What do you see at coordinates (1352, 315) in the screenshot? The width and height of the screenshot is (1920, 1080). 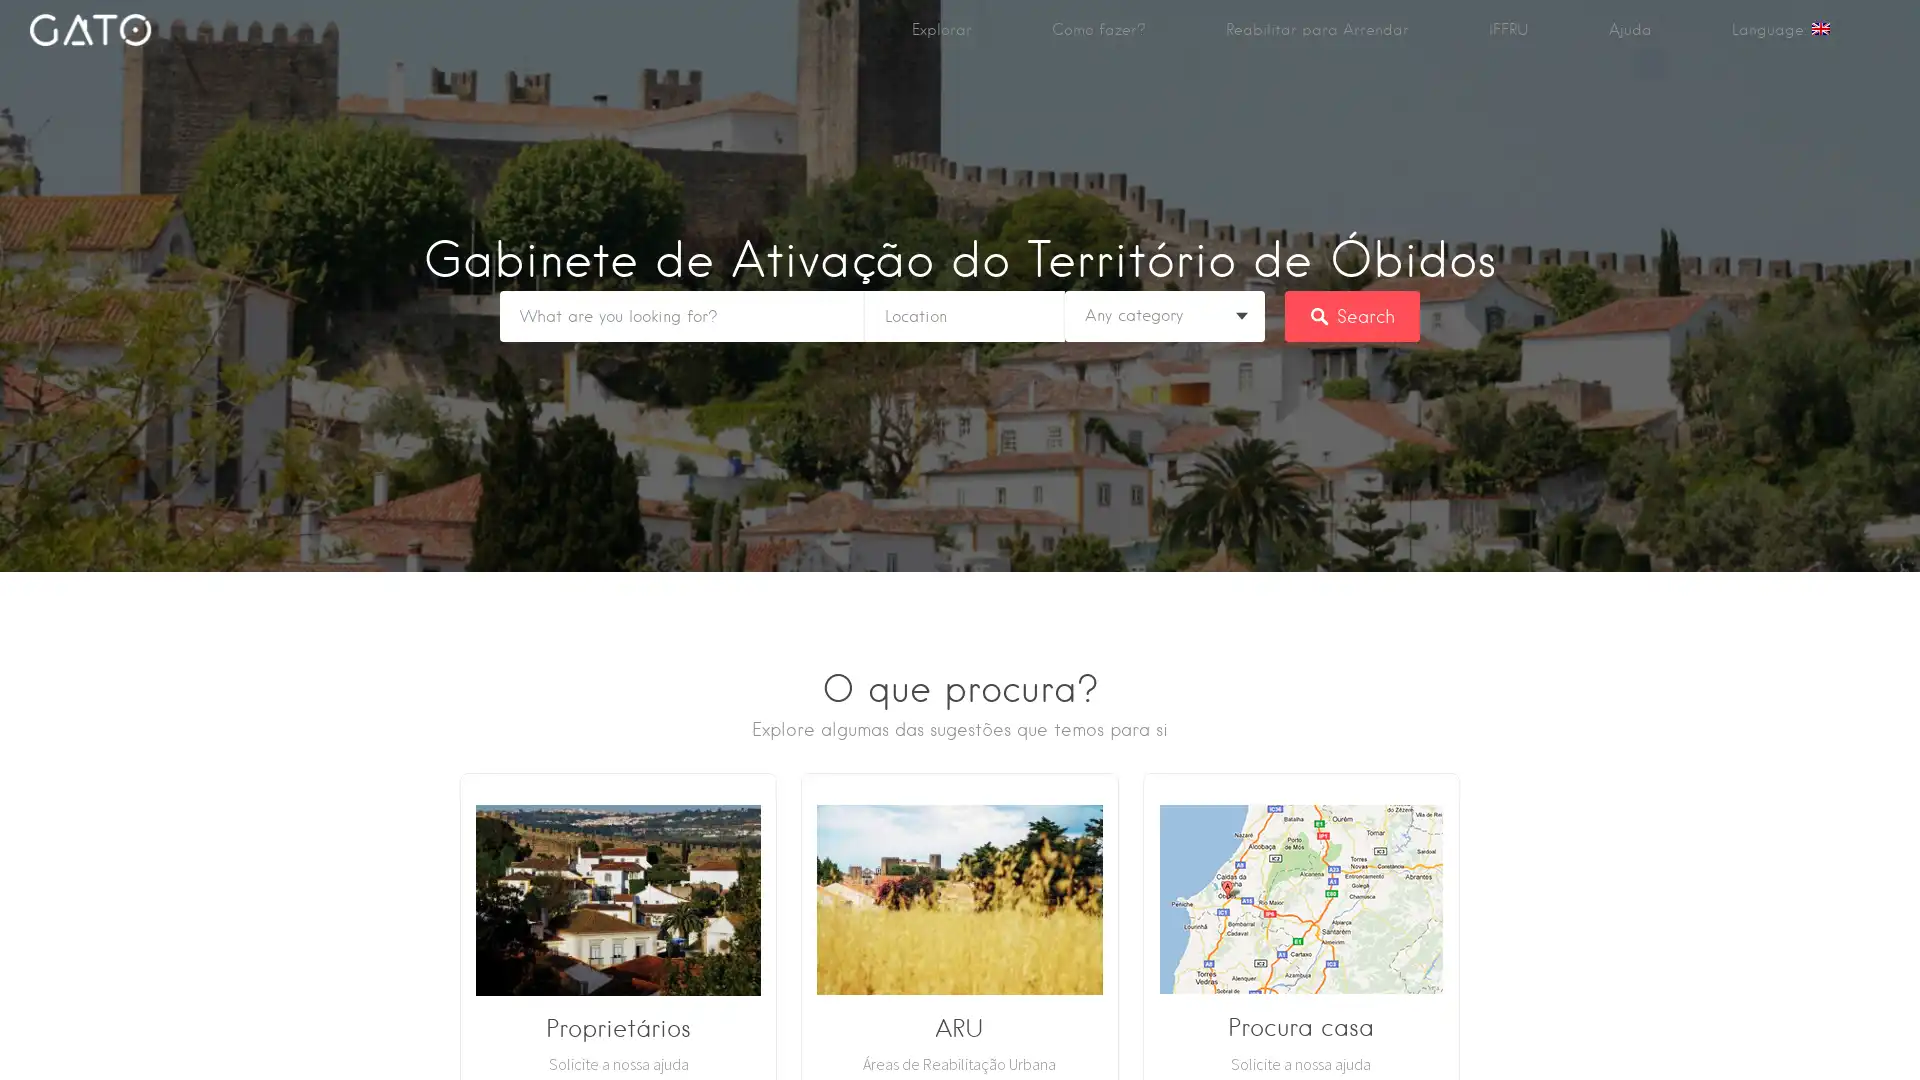 I see `Search` at bounding box center [1352, 315].